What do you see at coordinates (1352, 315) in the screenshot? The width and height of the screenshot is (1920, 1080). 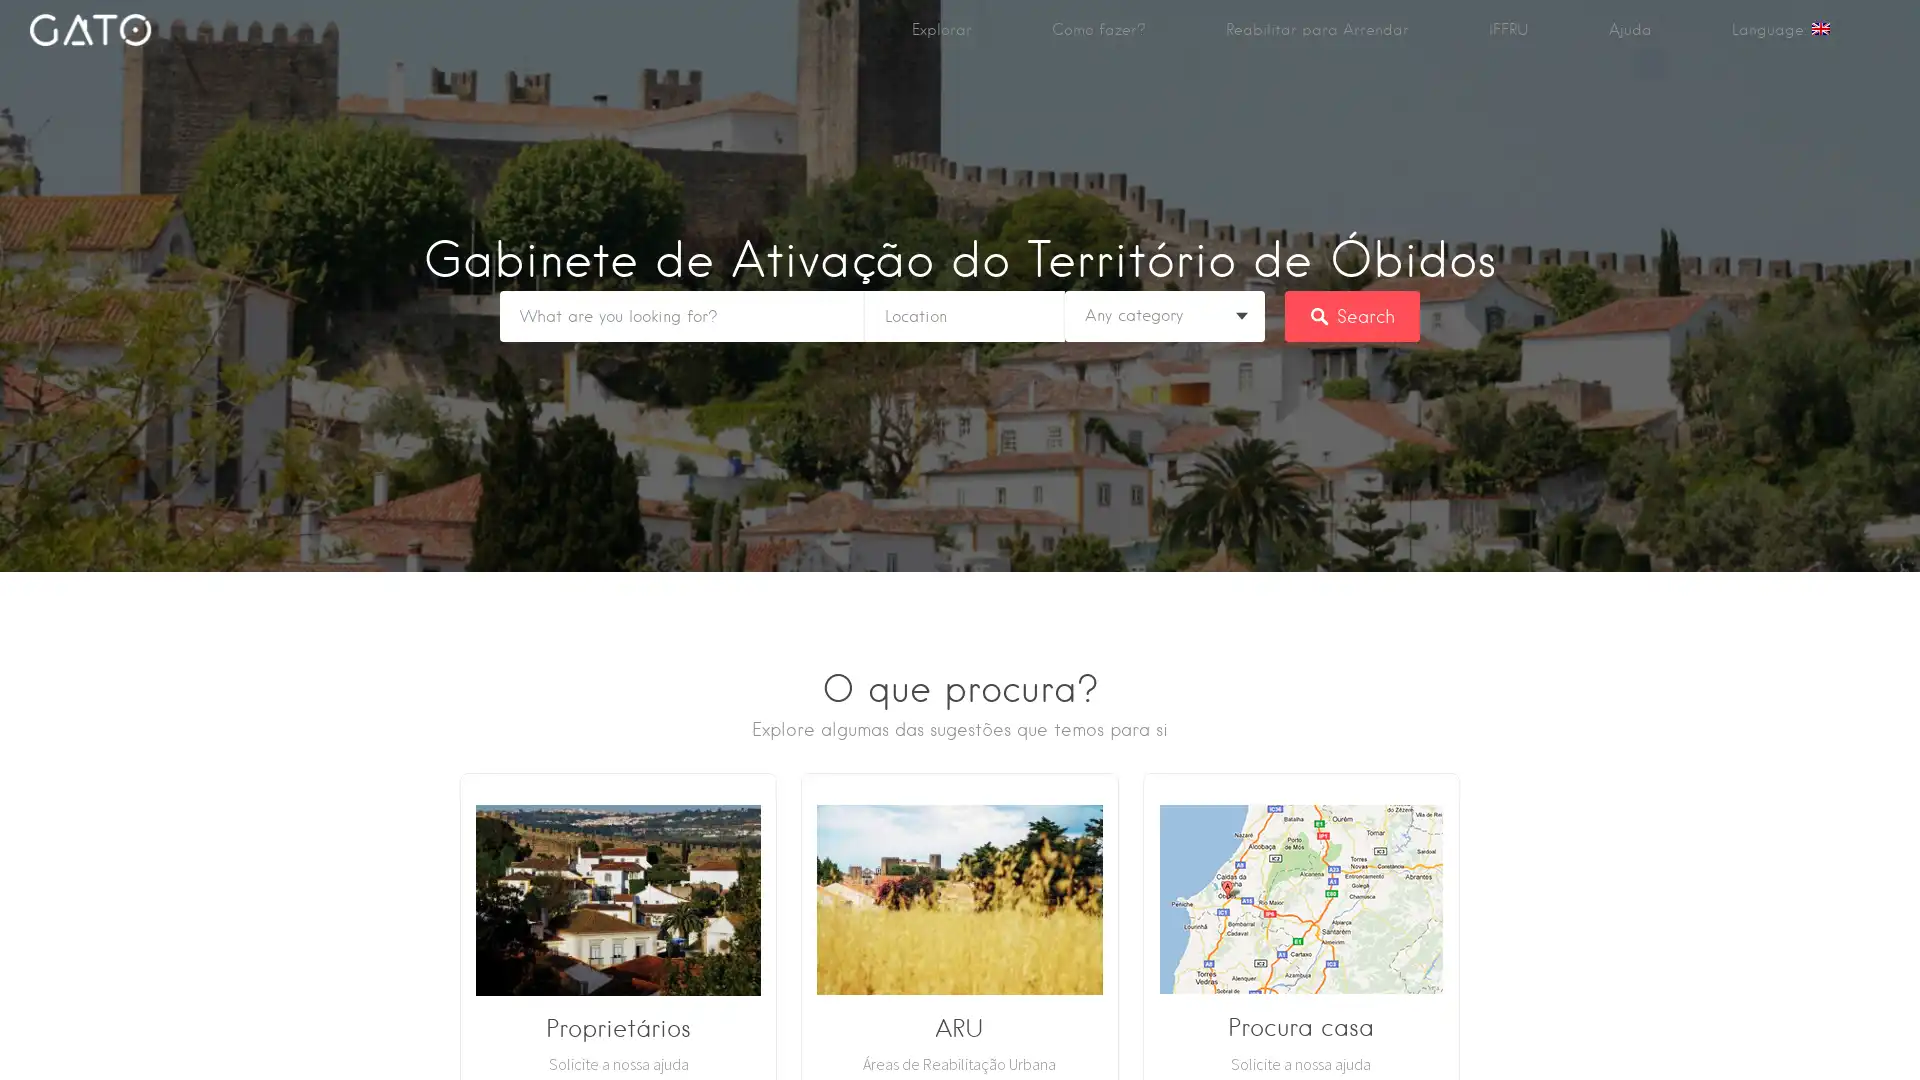 I see `Search` at bounding box center [1352, 315].